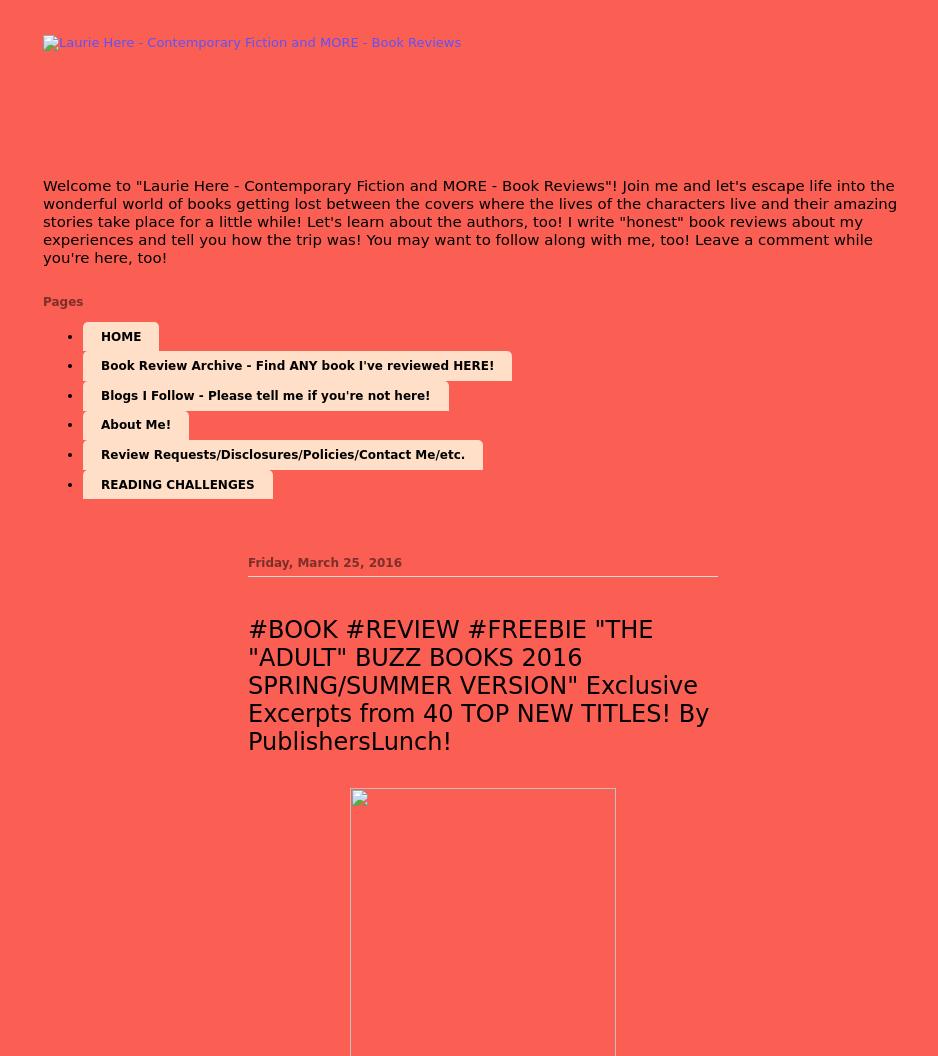  I want to click on 'Friday, March 25, 2016', so click(324, 562).